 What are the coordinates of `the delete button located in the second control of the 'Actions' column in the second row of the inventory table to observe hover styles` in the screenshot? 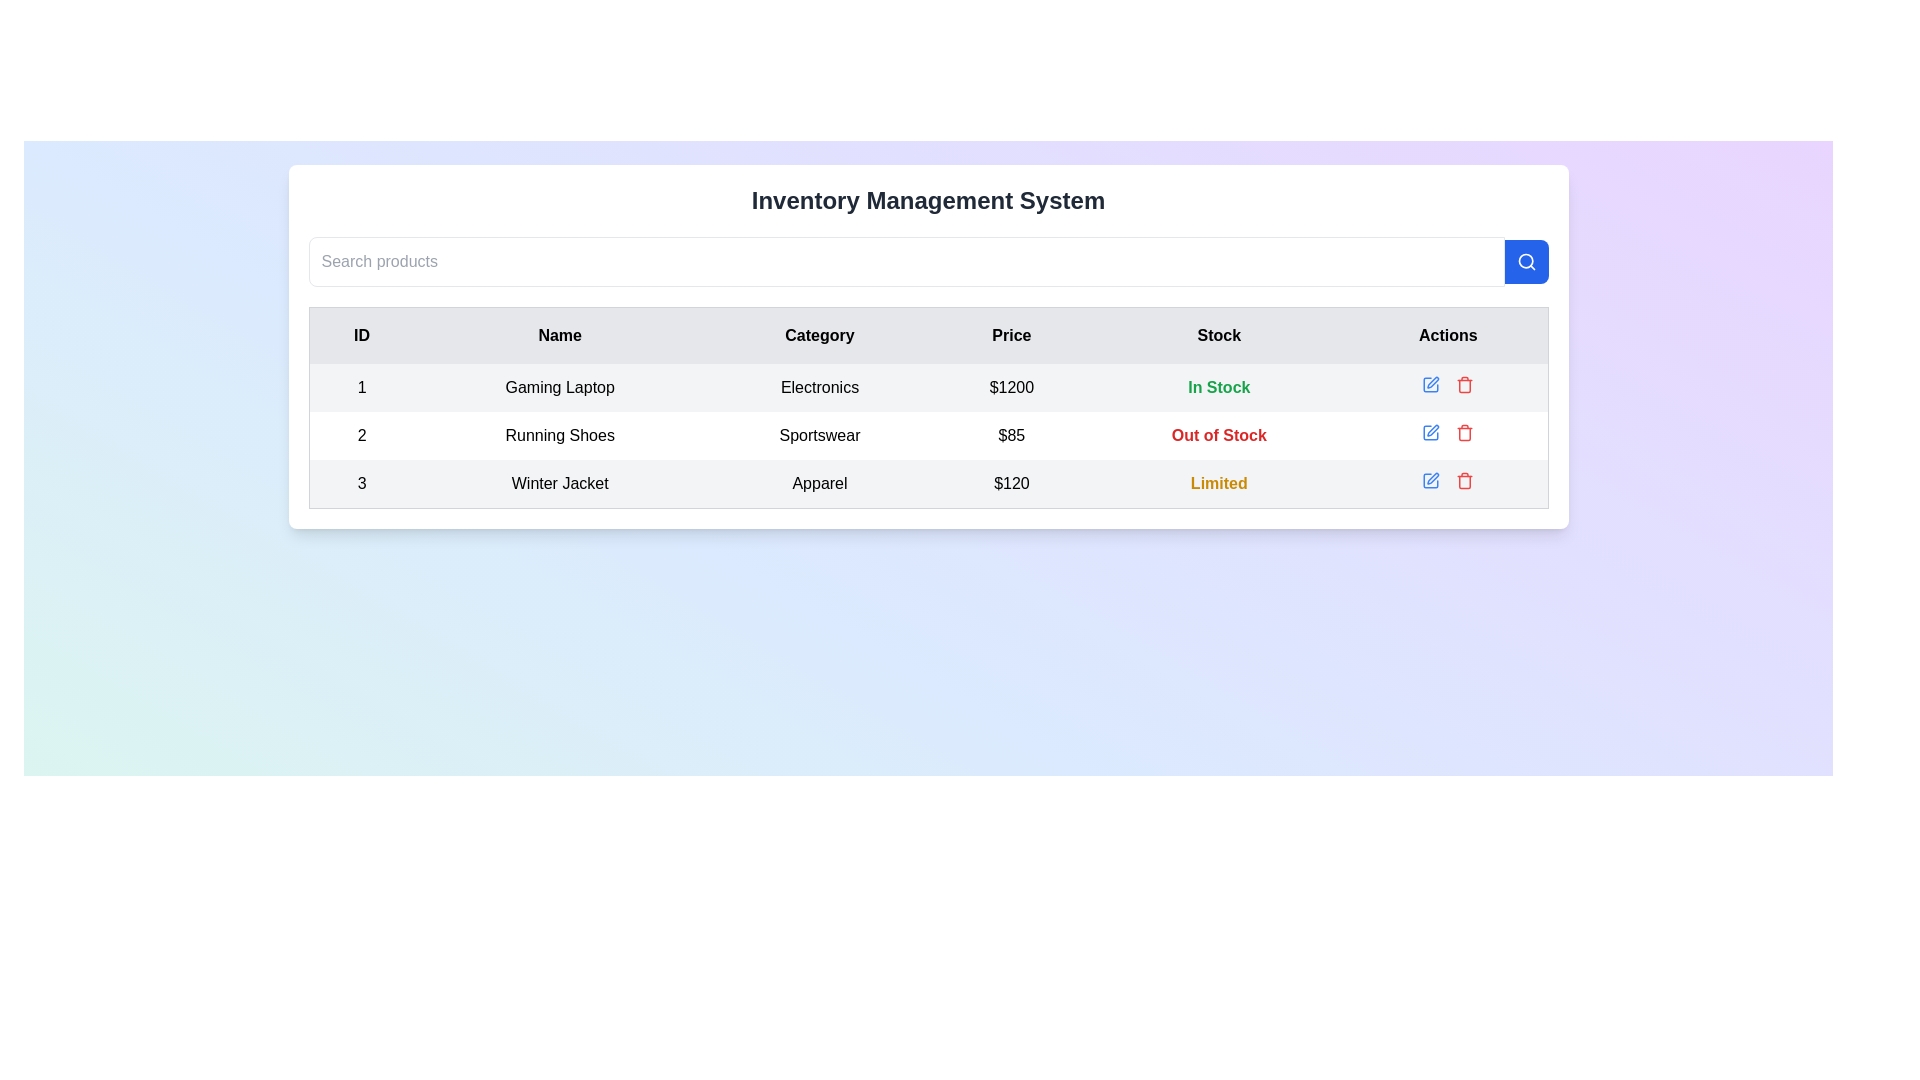 It's located at (1465, 431).